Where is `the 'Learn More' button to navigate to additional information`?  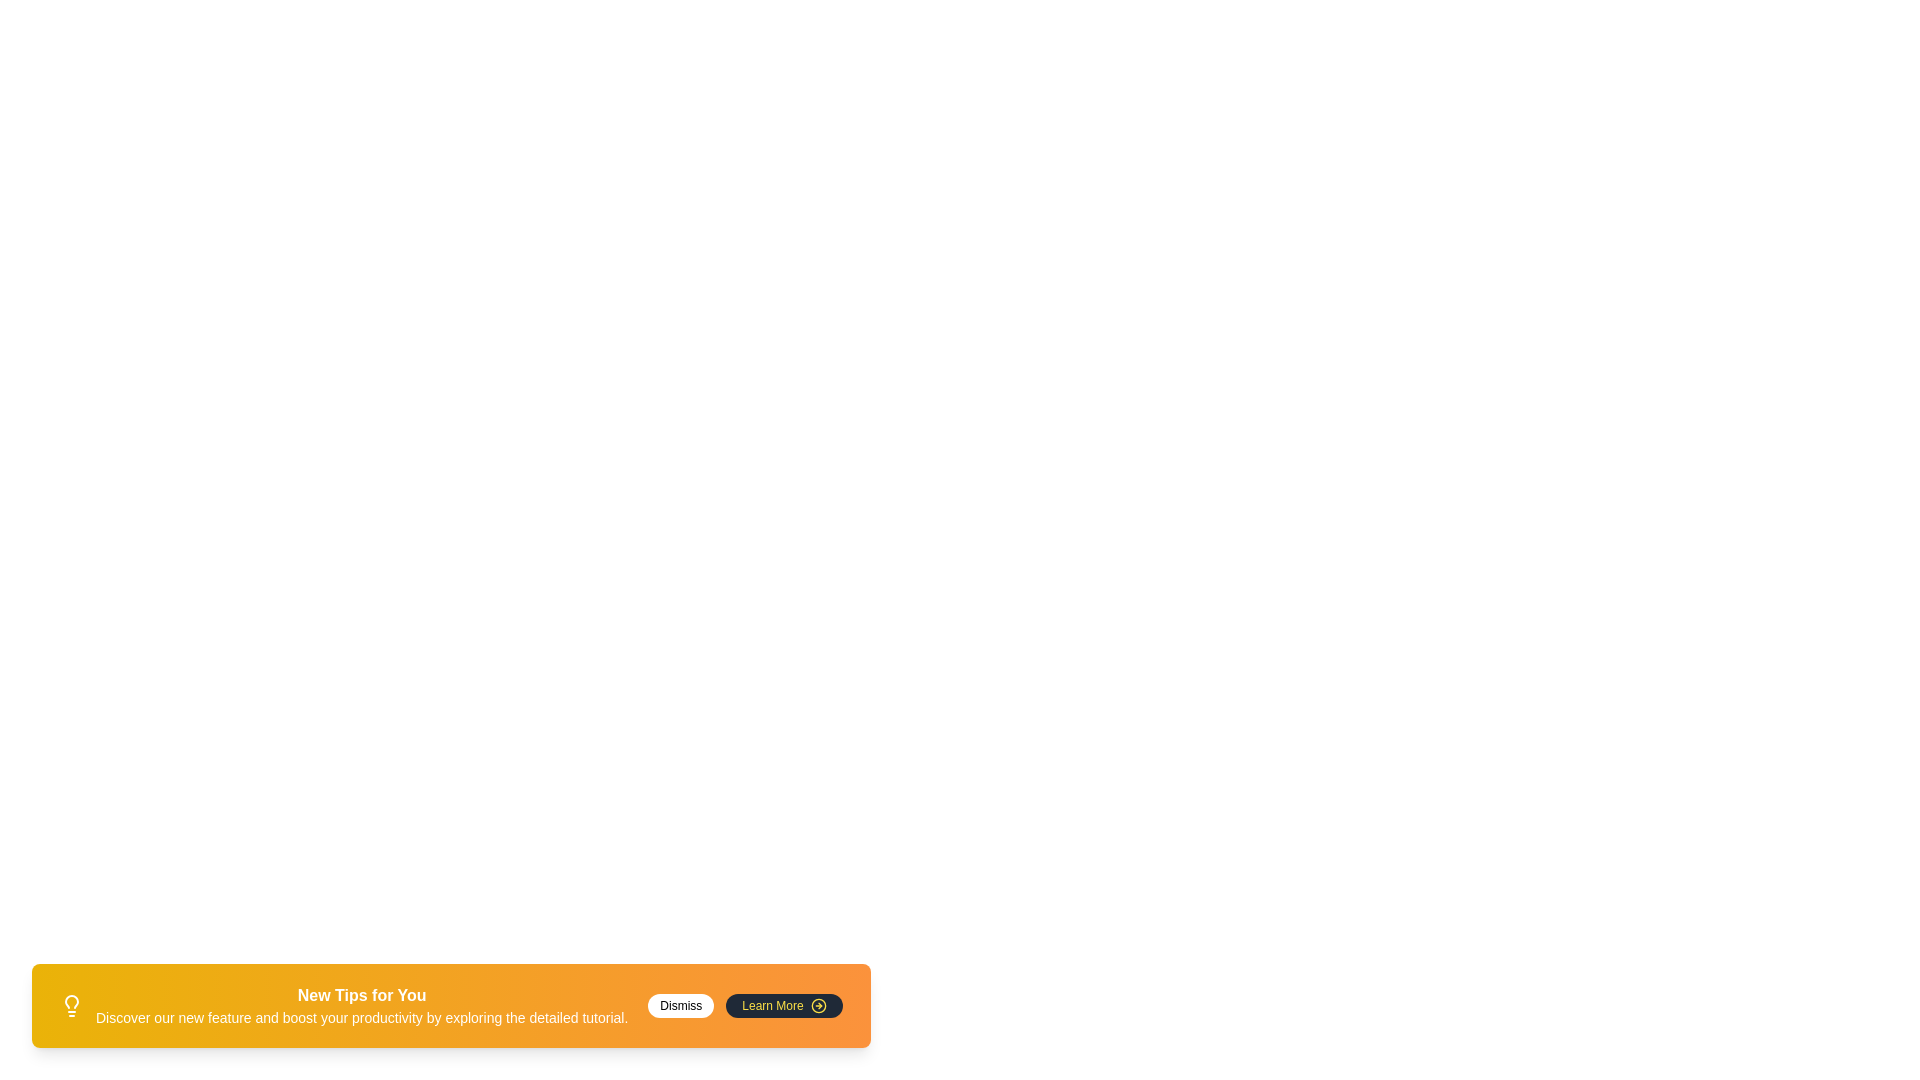 the 'Learn More' button to navigate to additional information is located at coordinates (783, 1006).